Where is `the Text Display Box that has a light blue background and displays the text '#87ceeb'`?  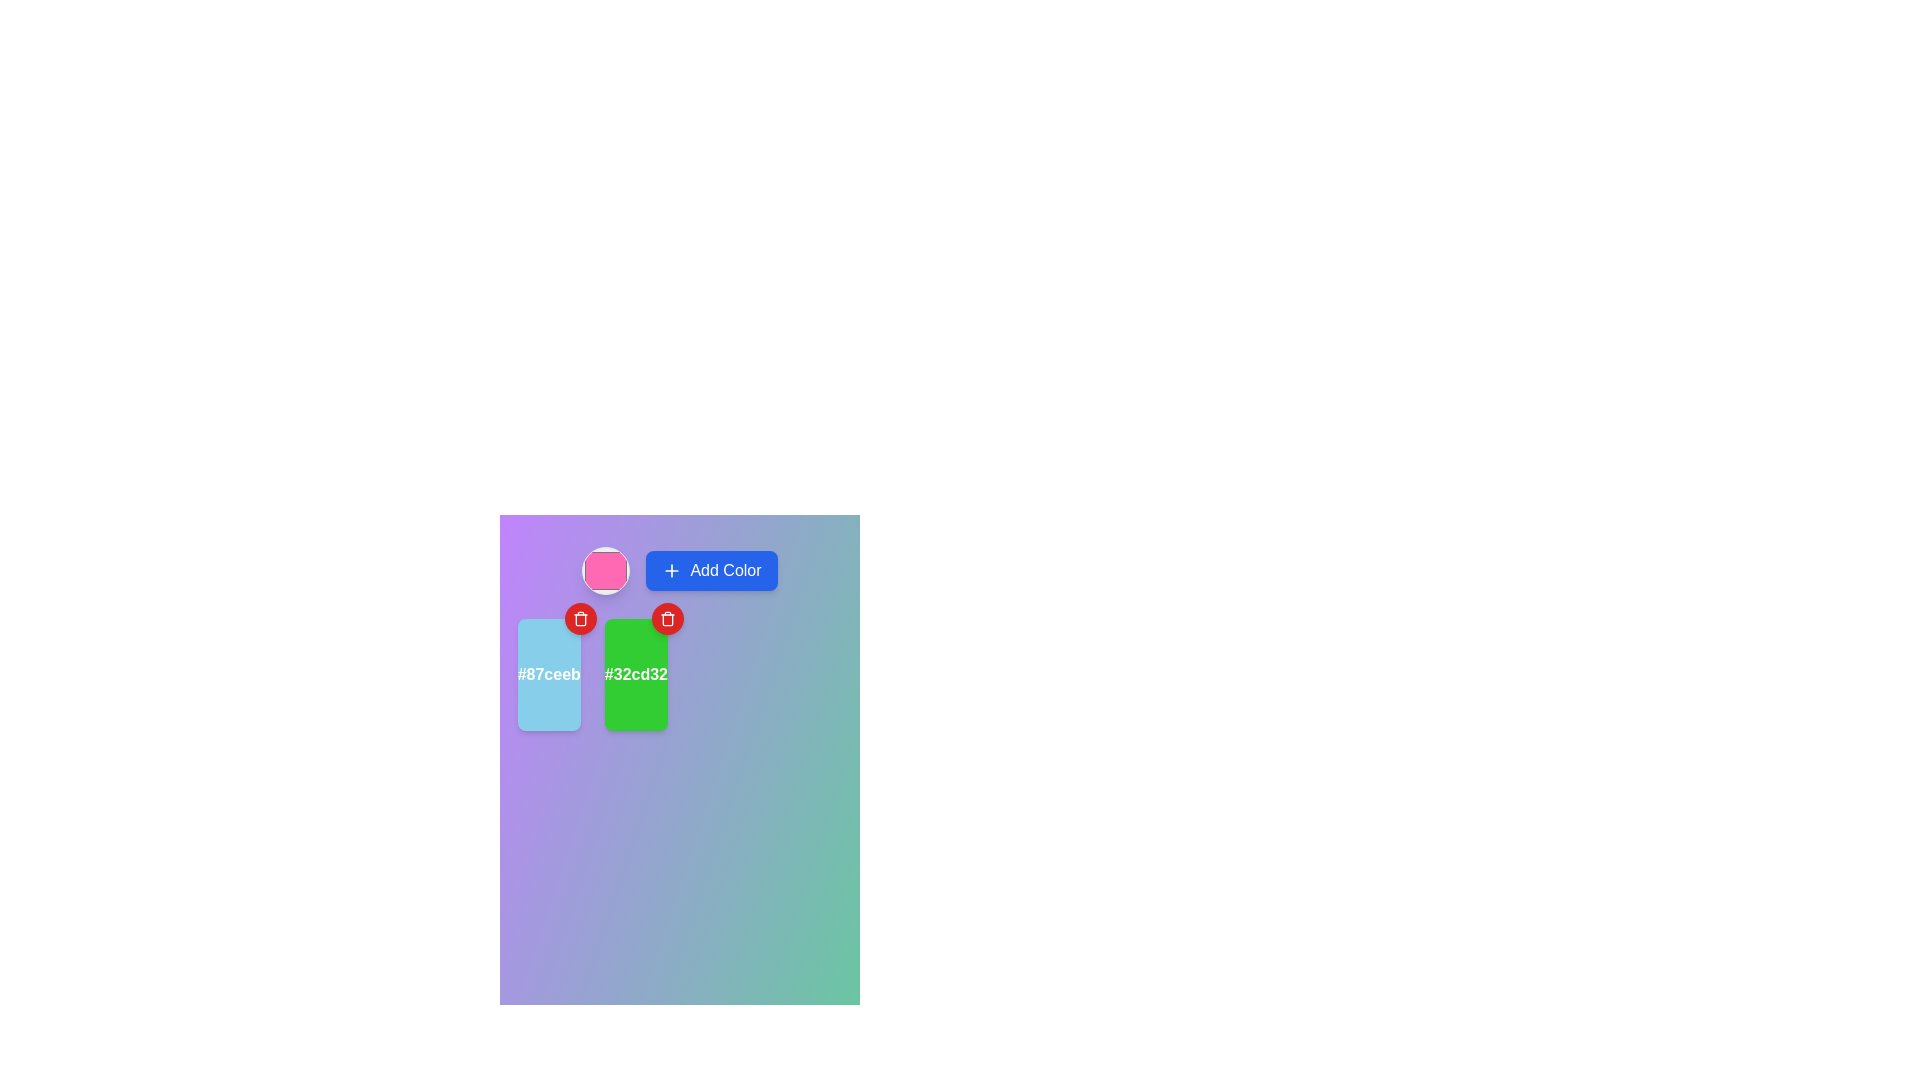
the Text Display Box that has a light blue background and displays the text '#87ceeb' is located at coordinates (549, 675).